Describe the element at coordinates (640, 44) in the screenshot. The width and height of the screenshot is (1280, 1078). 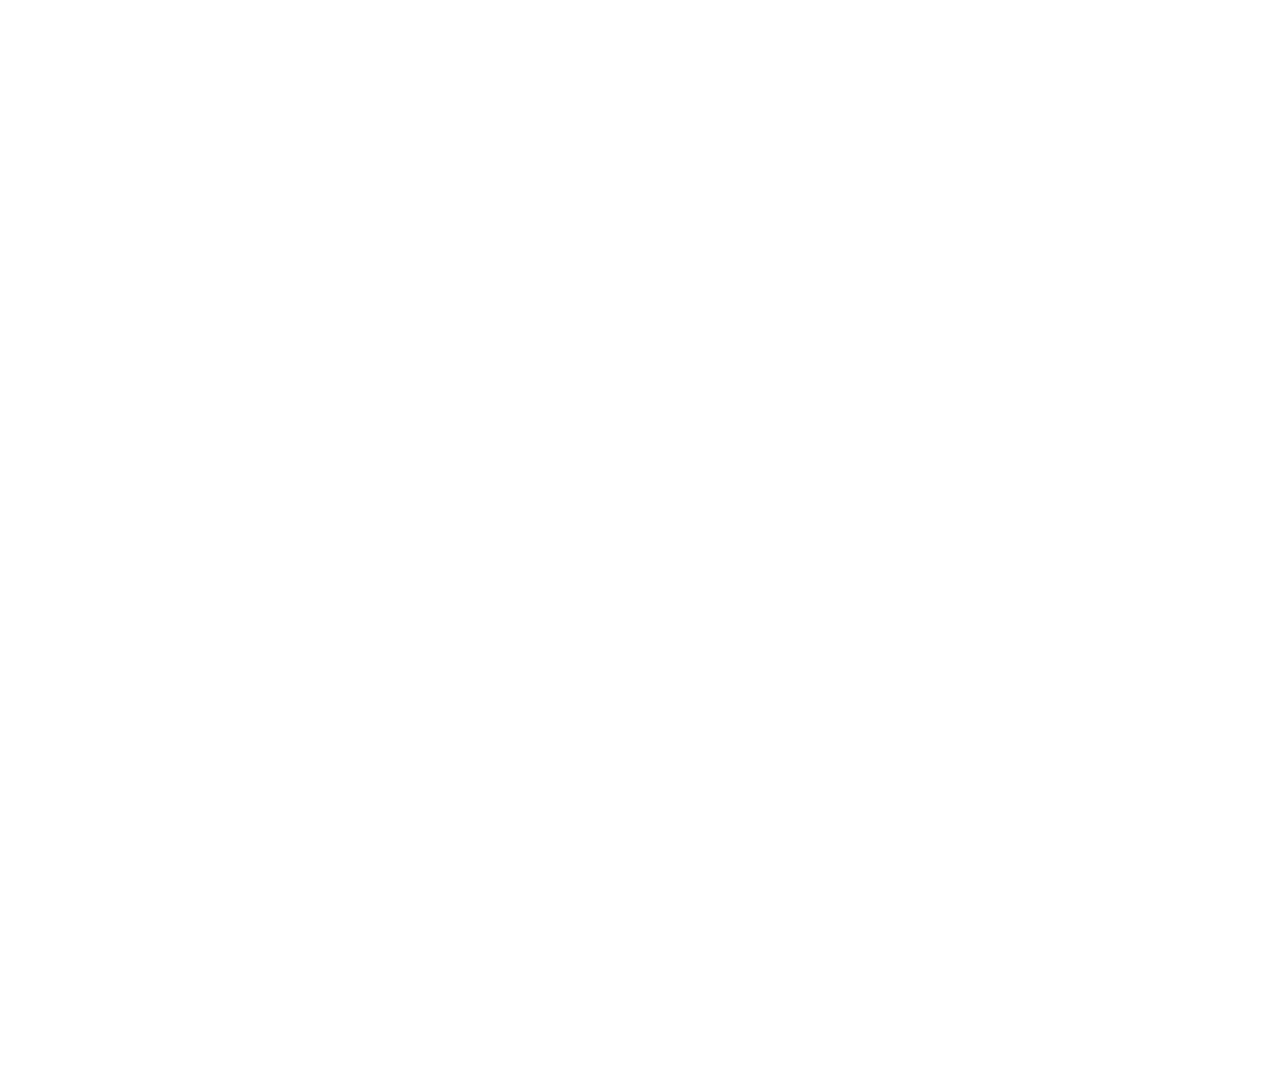
I see `'Other Ways We Meet Needs'` at that location.